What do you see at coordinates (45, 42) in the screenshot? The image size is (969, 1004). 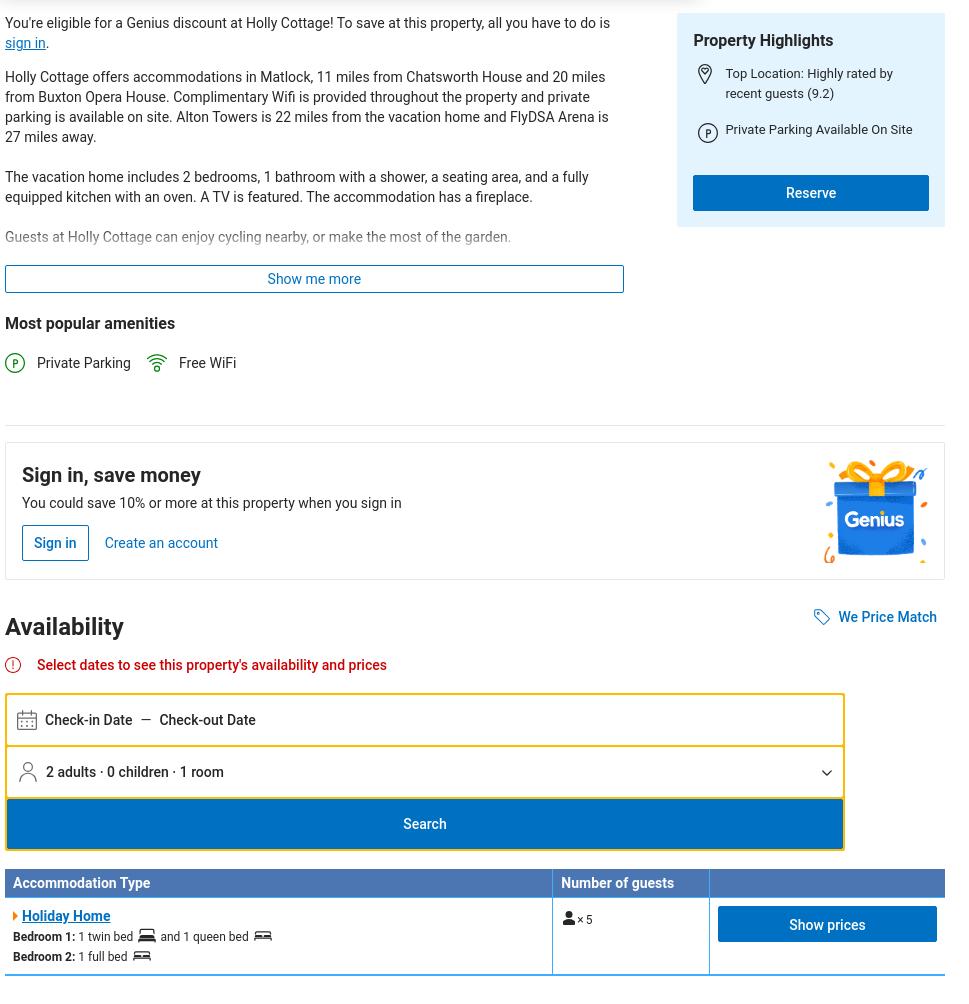 I see `'.'` at bounding box center [45, 42].